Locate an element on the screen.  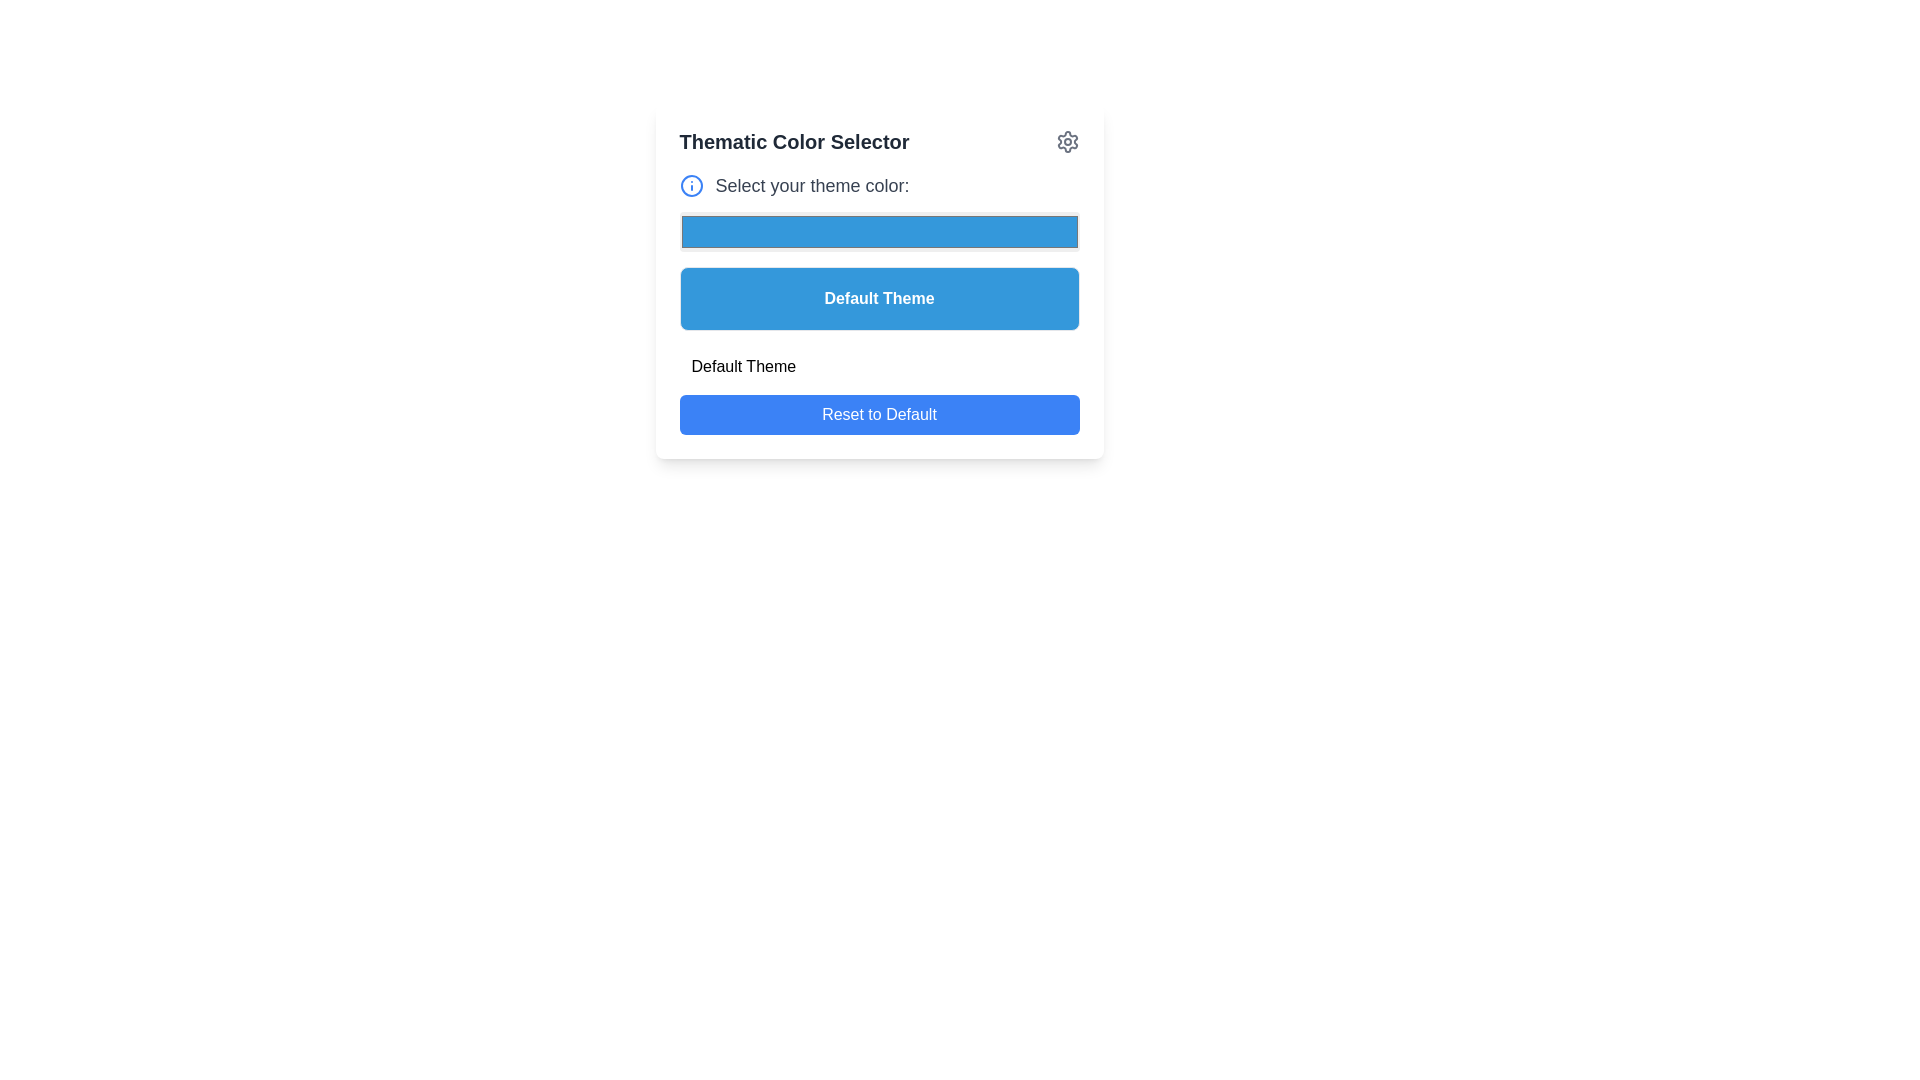
the title bar text of the thematic color selection interface is located at coordinates (879, 141).